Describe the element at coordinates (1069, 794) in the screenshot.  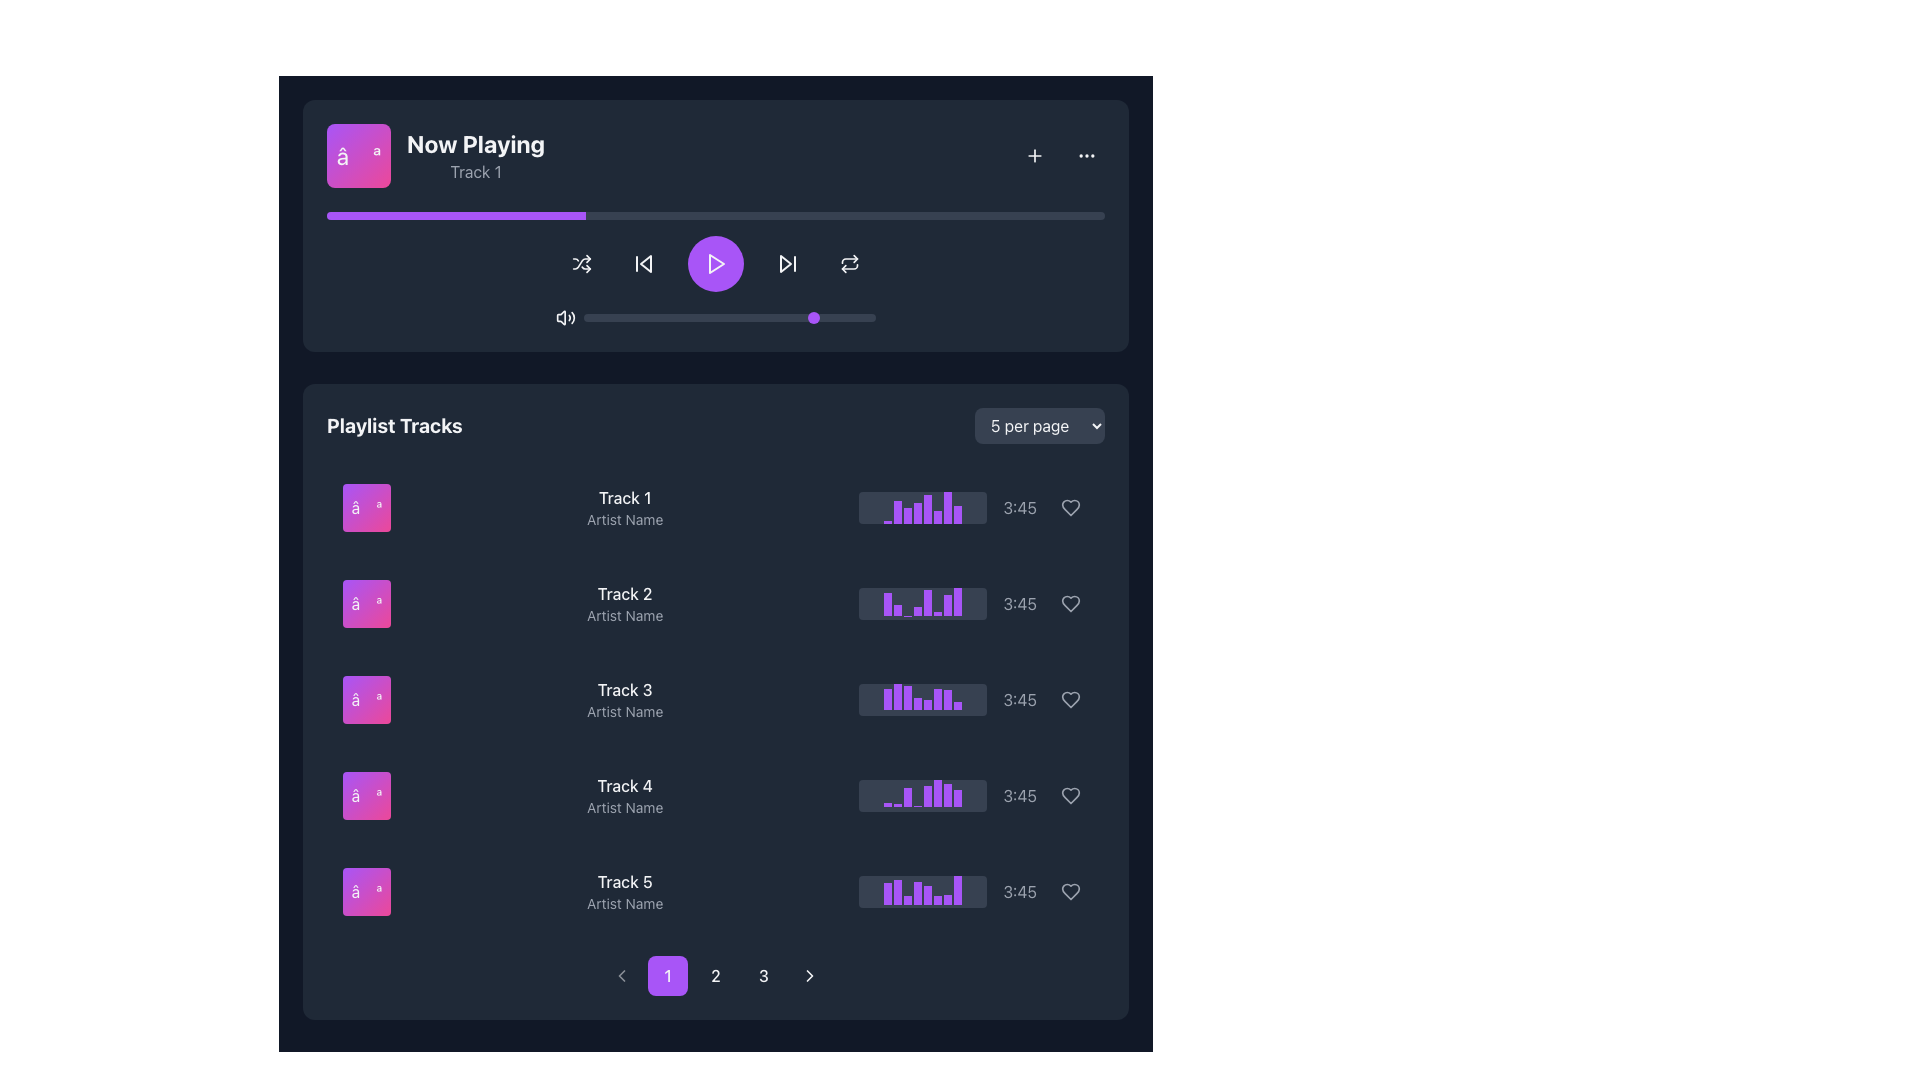
I see `the heart icon on the far-right side of the fourth track entry in the playlist to mark the track as a favorite` at that location.